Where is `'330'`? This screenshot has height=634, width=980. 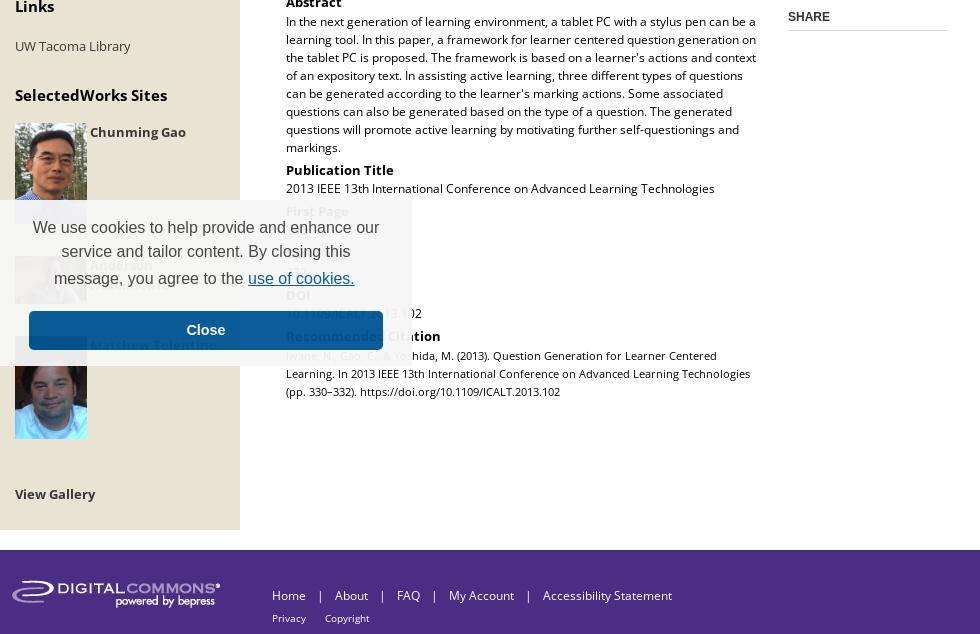
'330' is located at coordinates (296, 229).